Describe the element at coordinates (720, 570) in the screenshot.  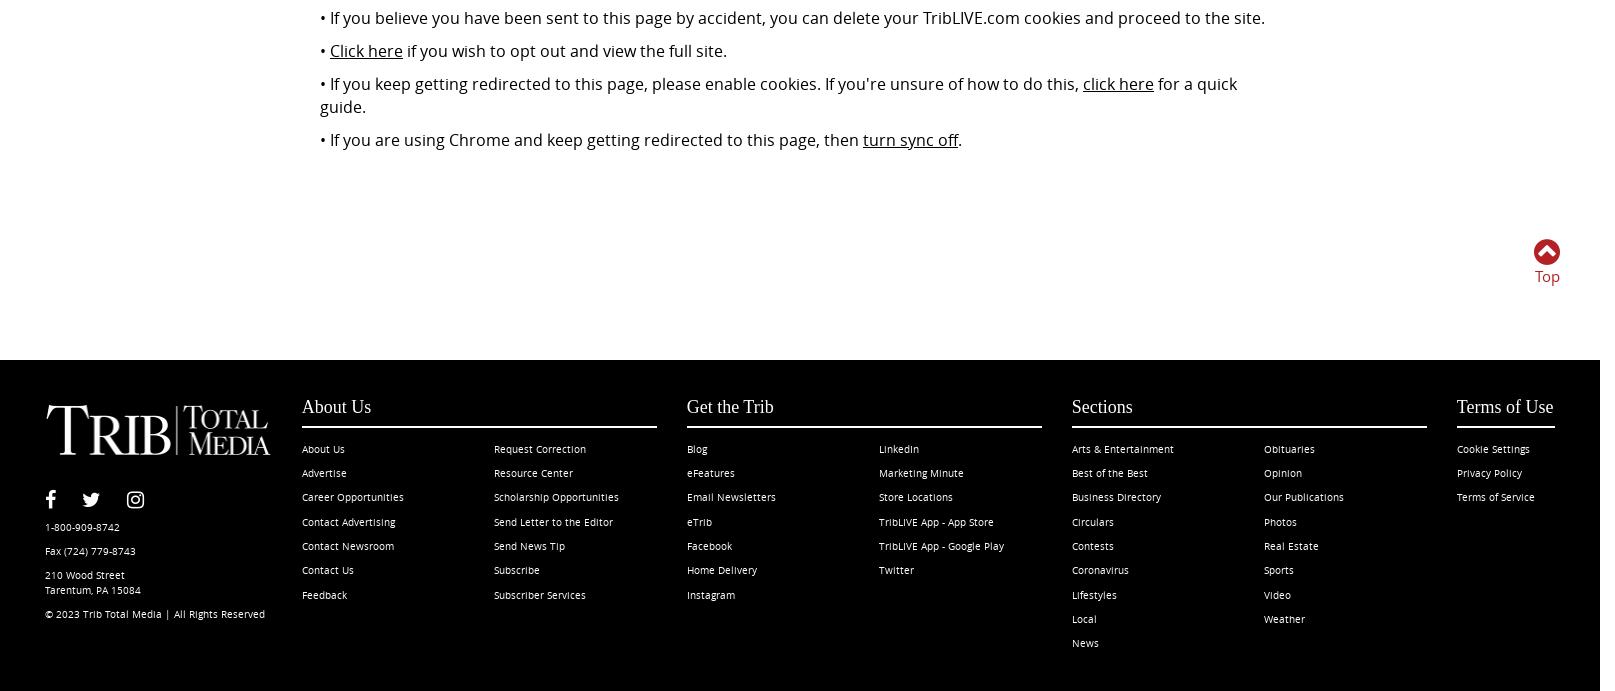
I see `'Home Delivery'` at that location.